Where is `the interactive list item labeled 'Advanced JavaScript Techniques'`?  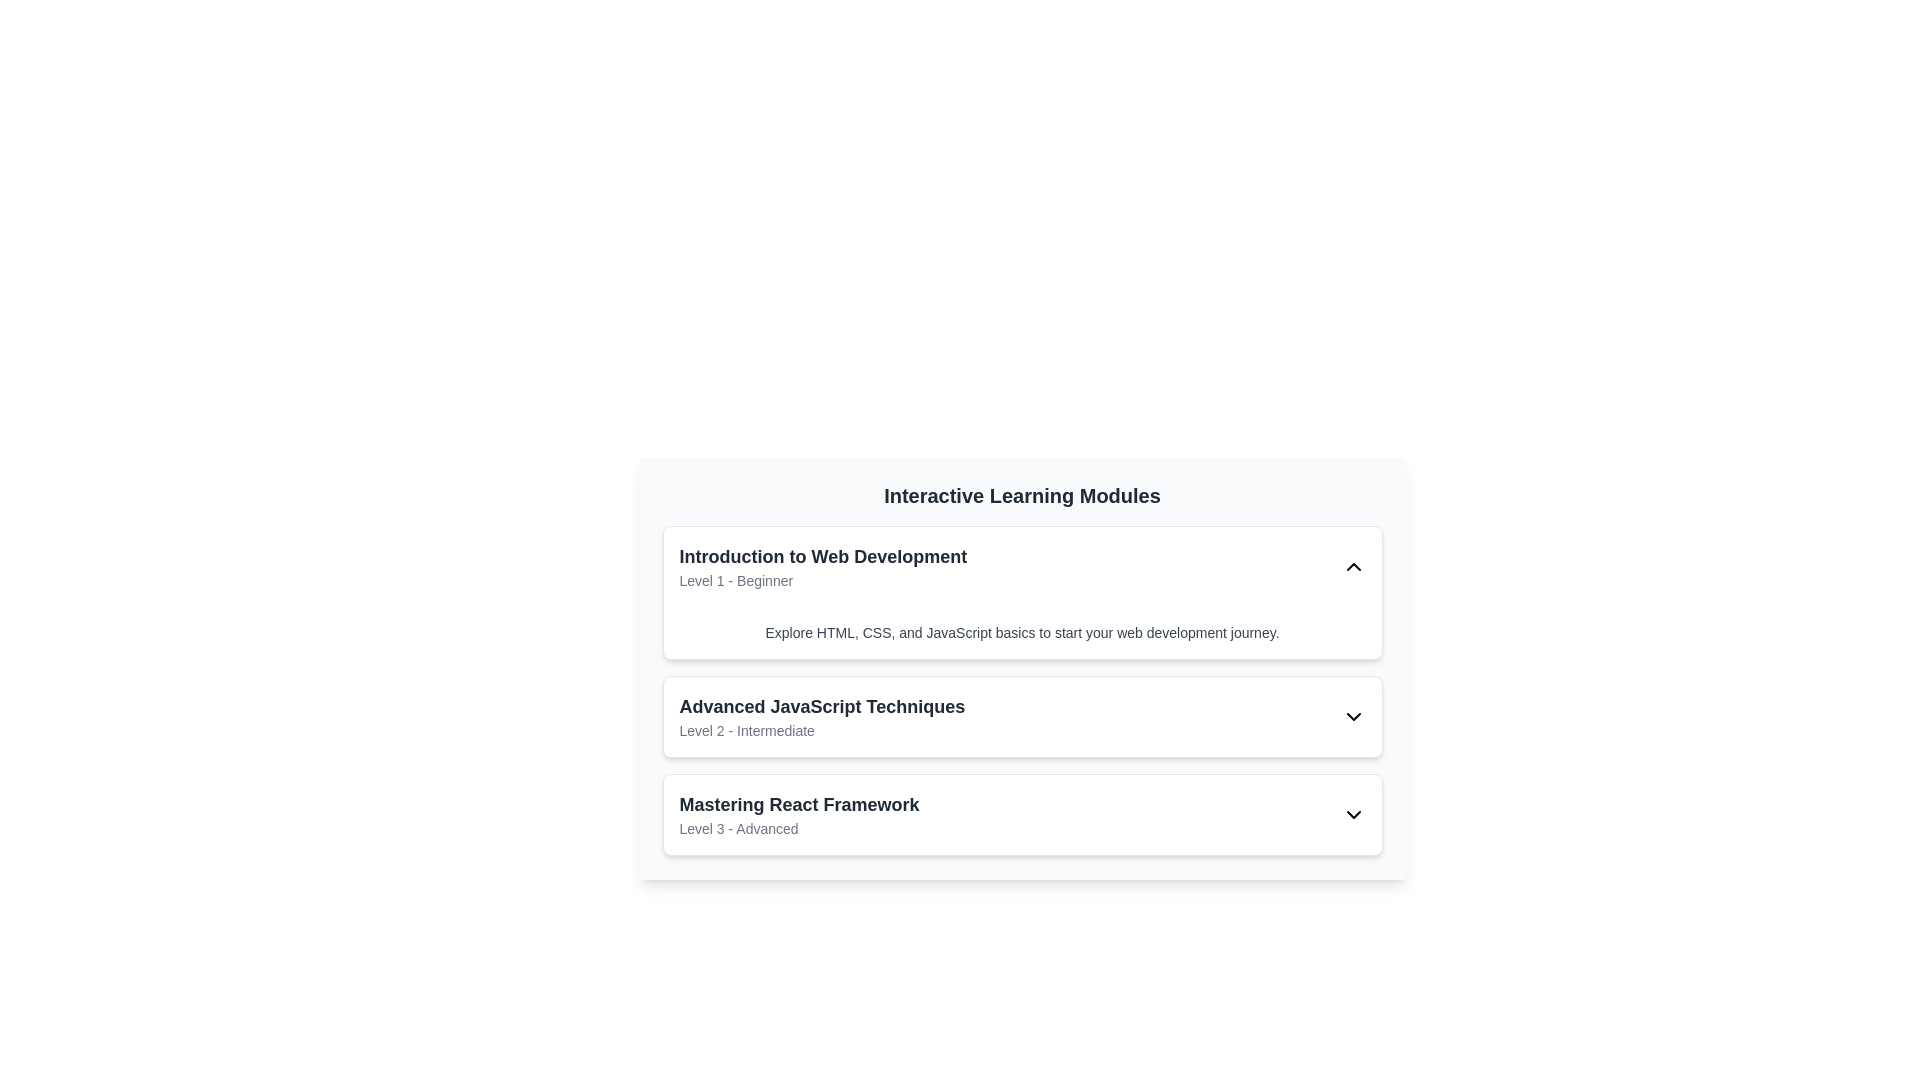
the interactive list item labeled 'Advanced JavaScript Techniques' is located at coordinates (1022, 716).